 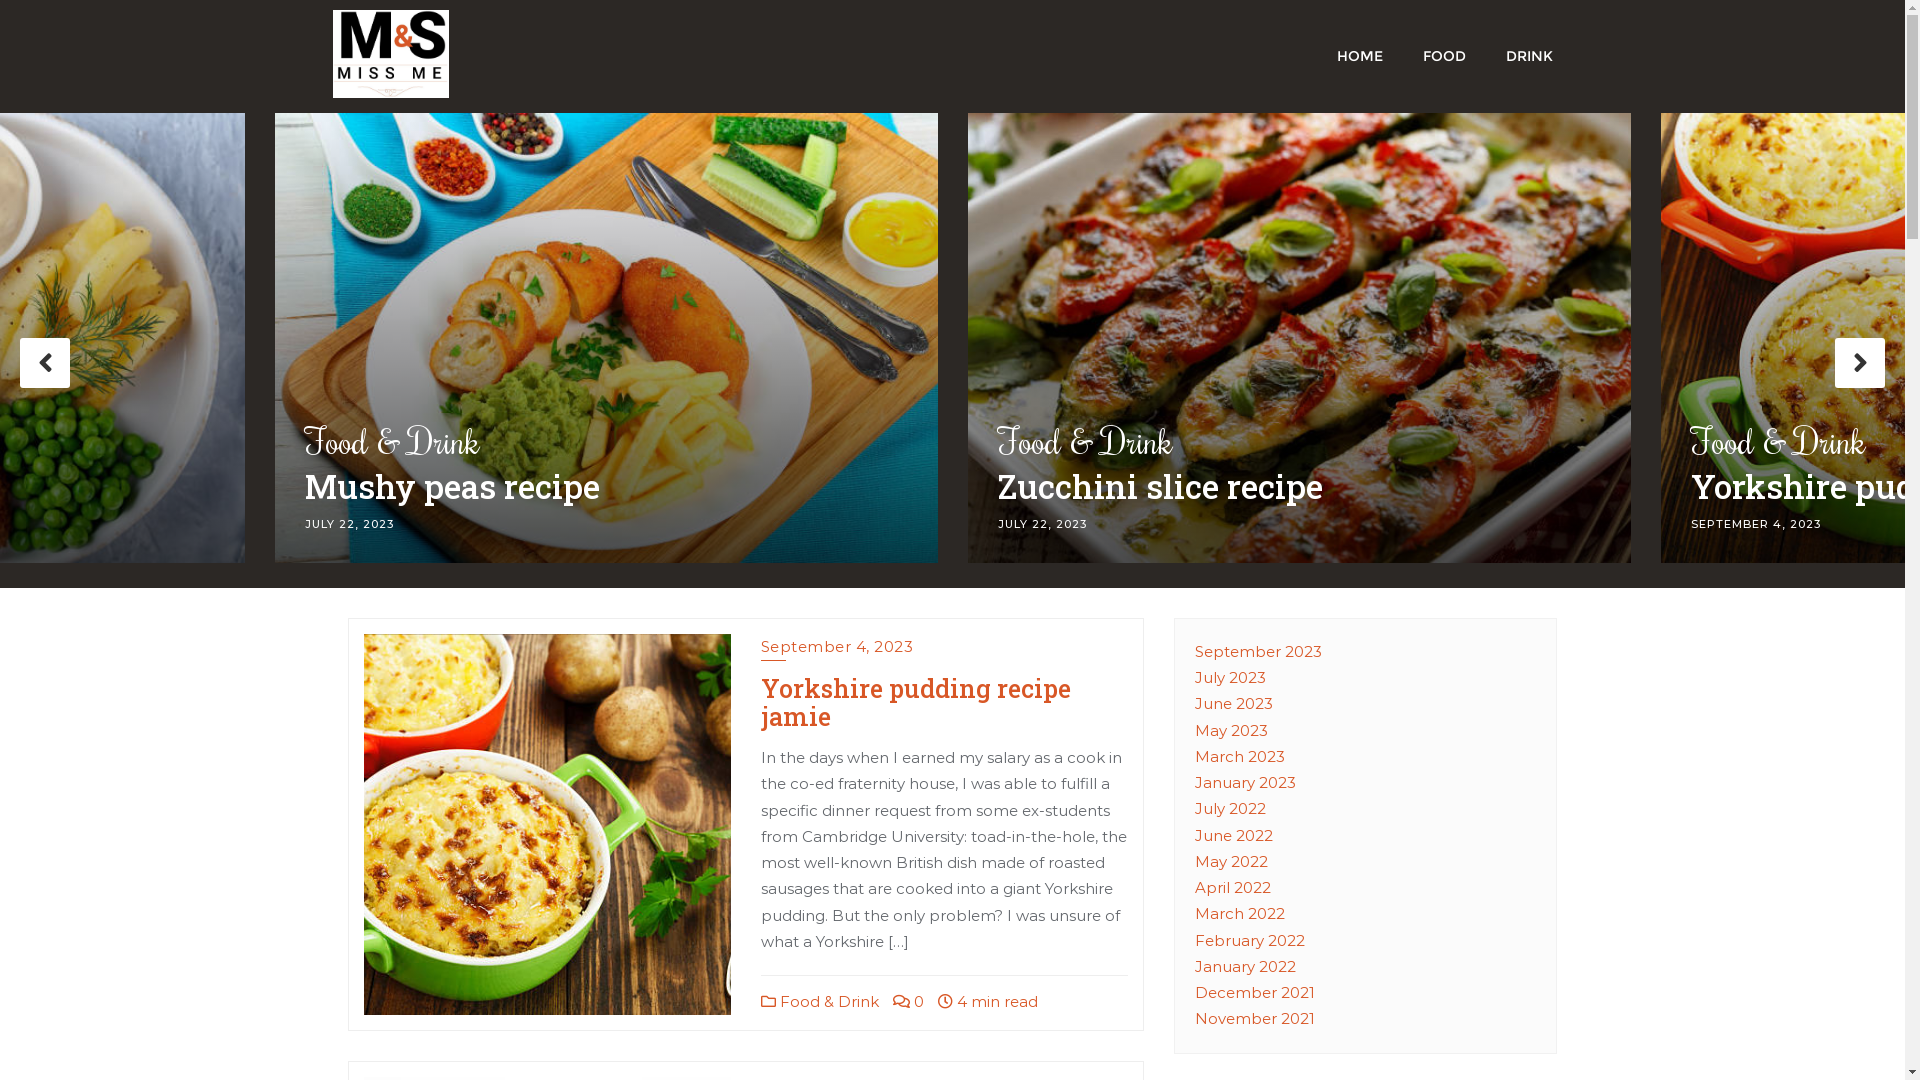 What do you see at coordinates (1195, 676) in the screenshot?
I see `'July 2023'` at bounding box center [1195, 676].